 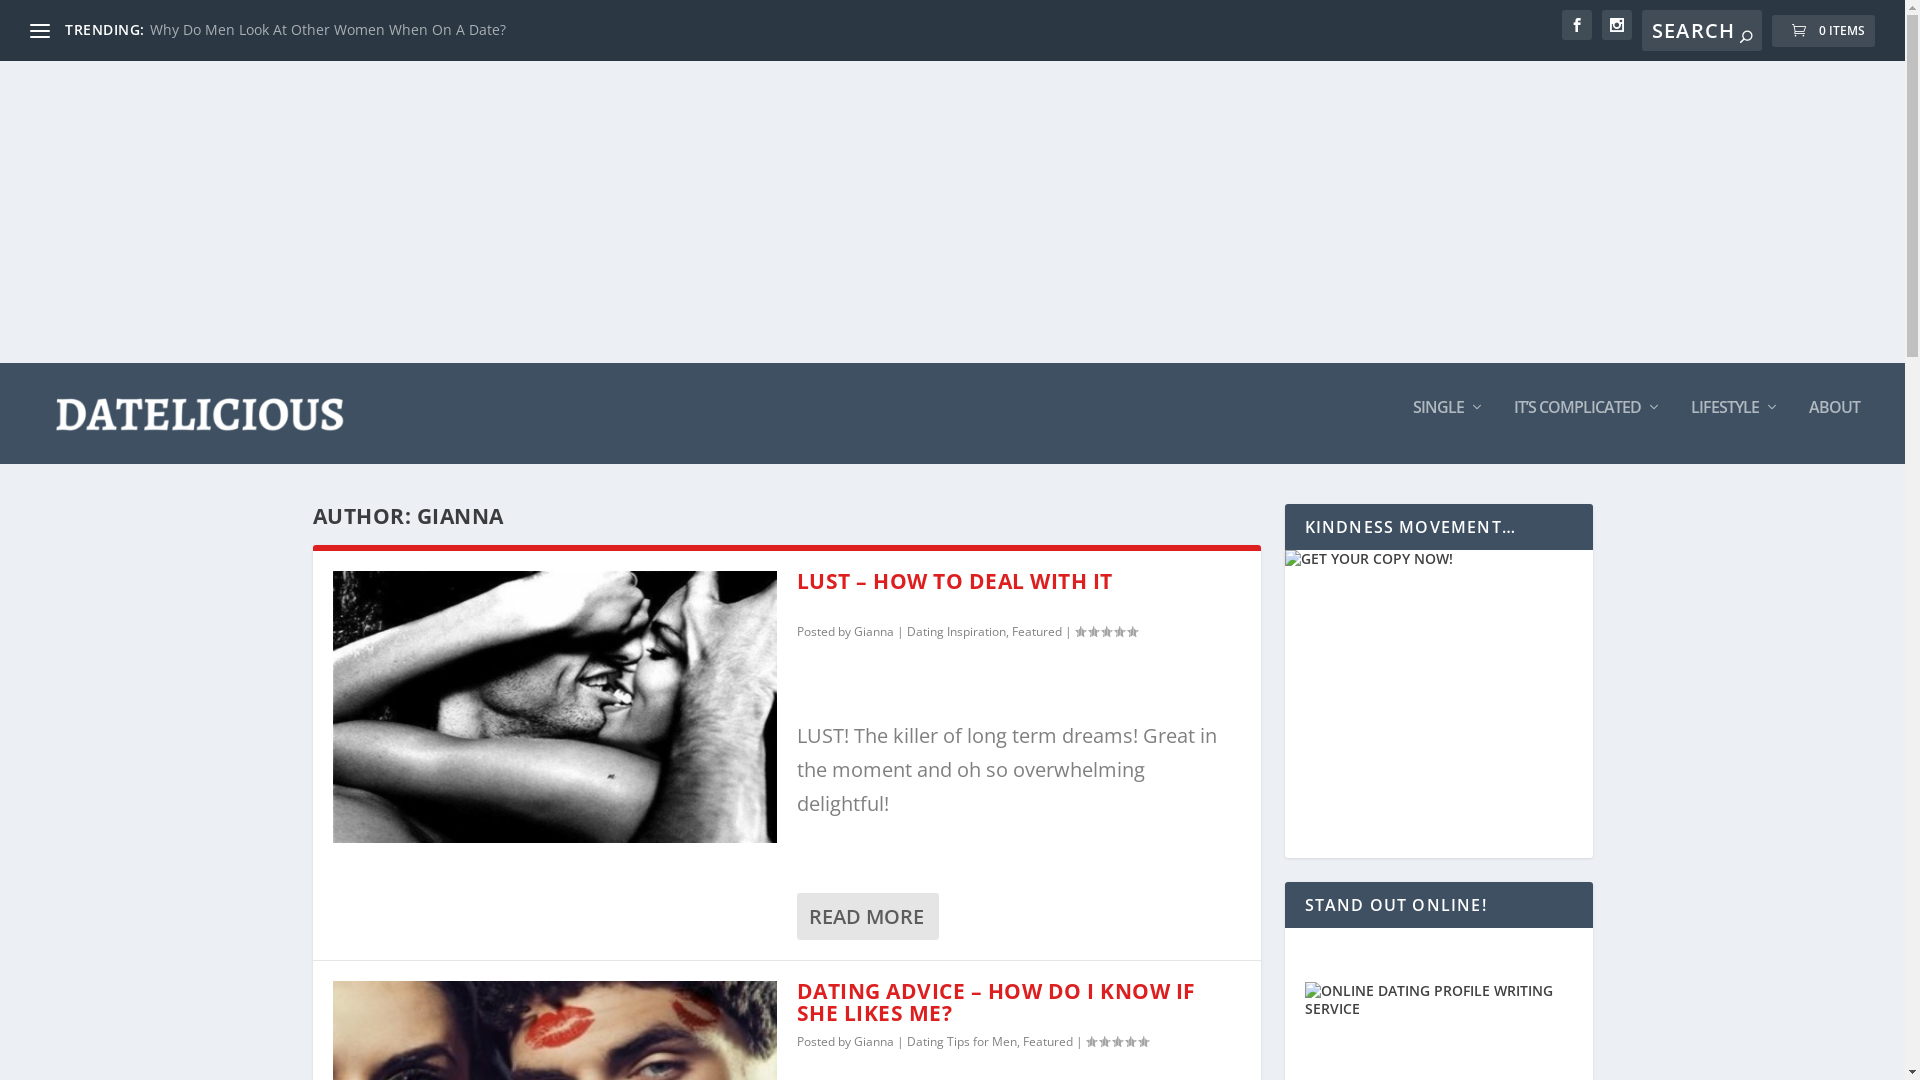 What do you see at coordinates (1701, 30) in the screenshot?
I see `'Search for:'` at bounding box center [1701, 30].